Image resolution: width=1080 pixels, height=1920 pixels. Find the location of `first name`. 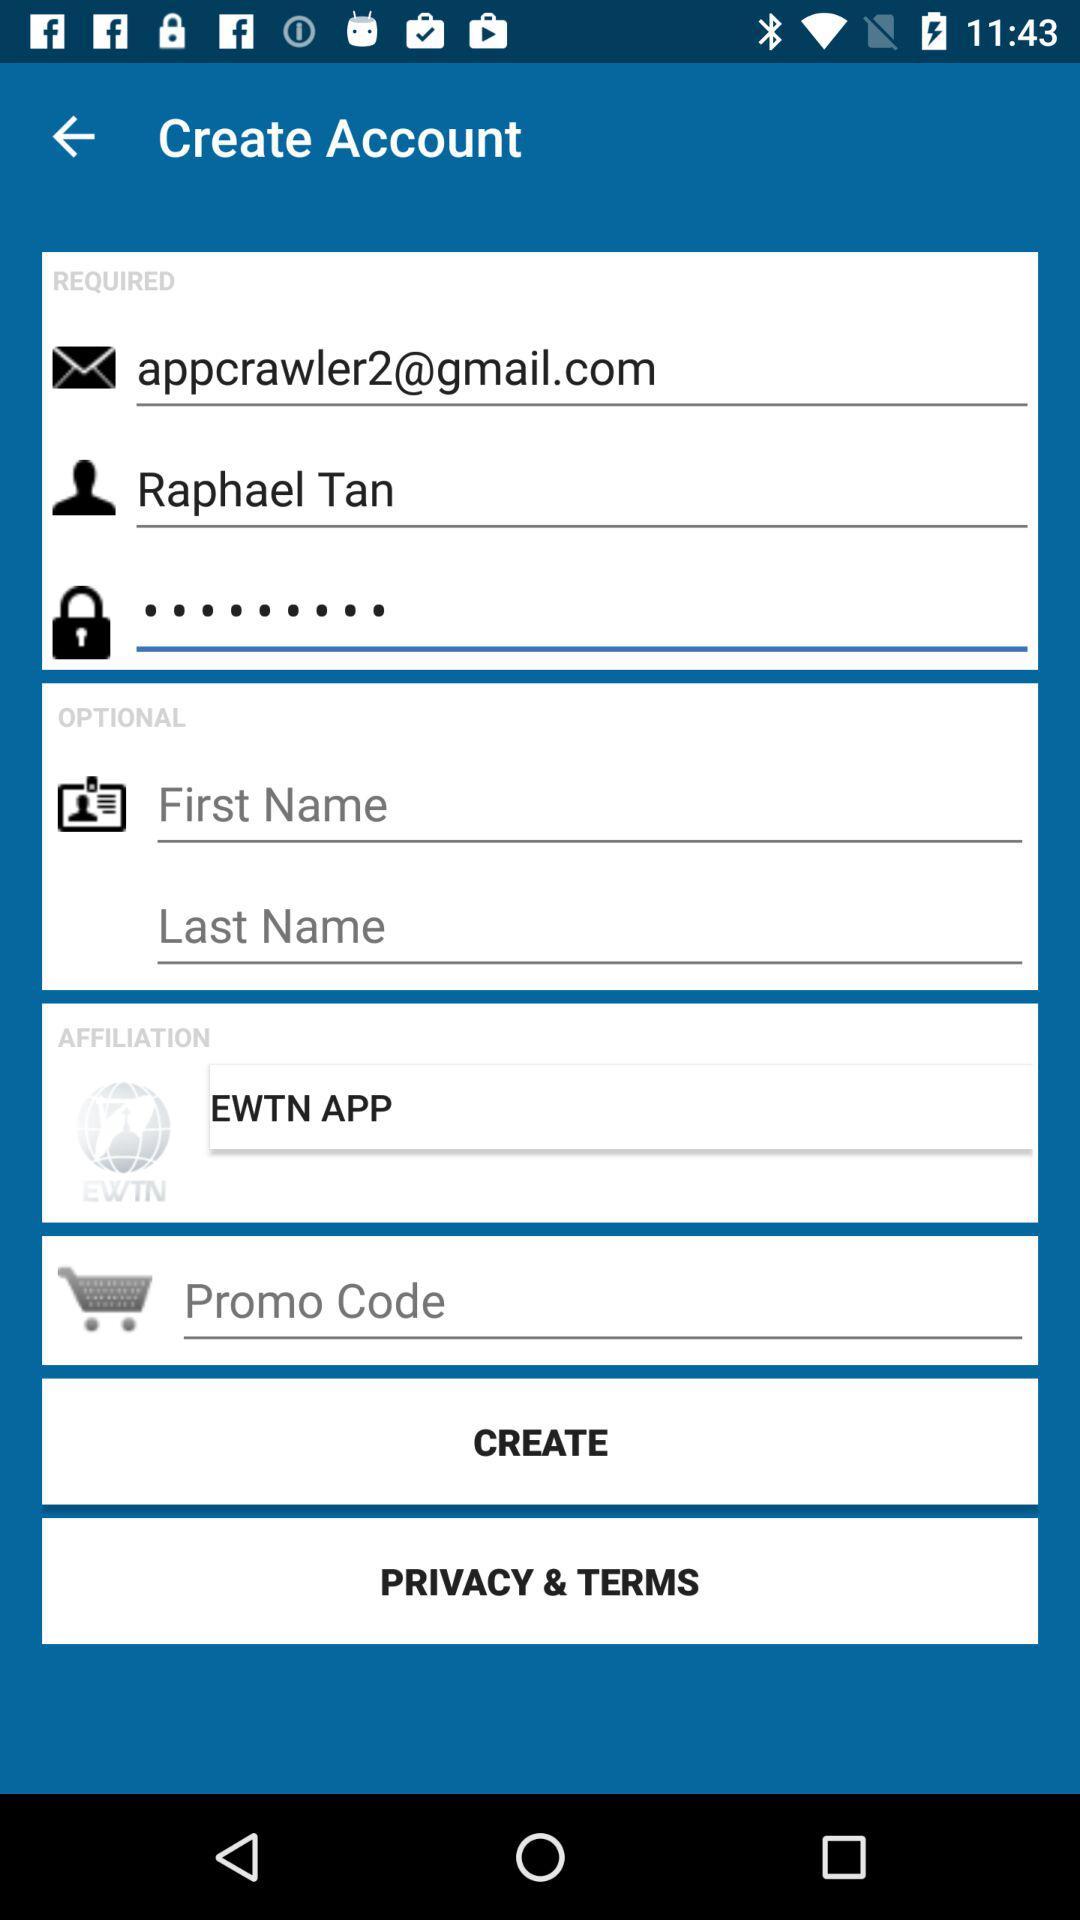

first name is located at coordinates (588, 803).